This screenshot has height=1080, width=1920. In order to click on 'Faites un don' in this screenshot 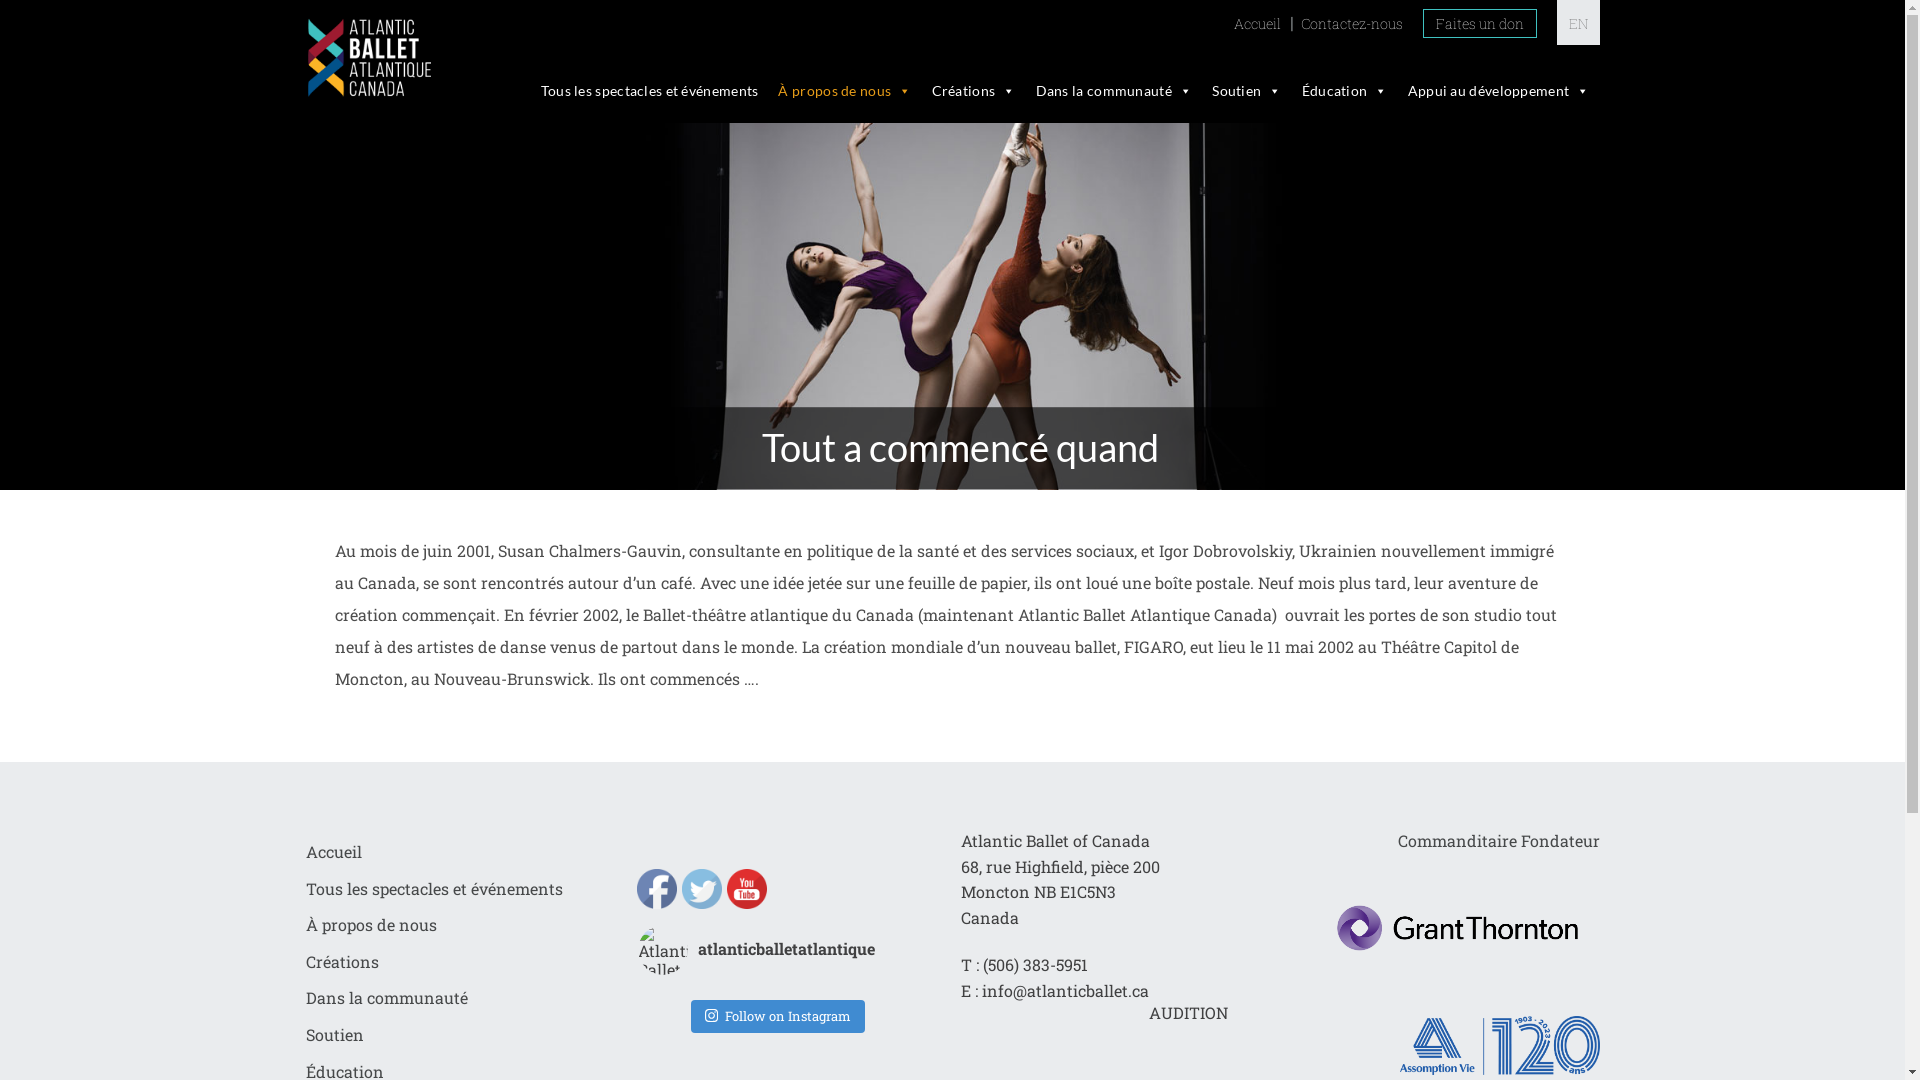, I will do `click(1420, 23)`.